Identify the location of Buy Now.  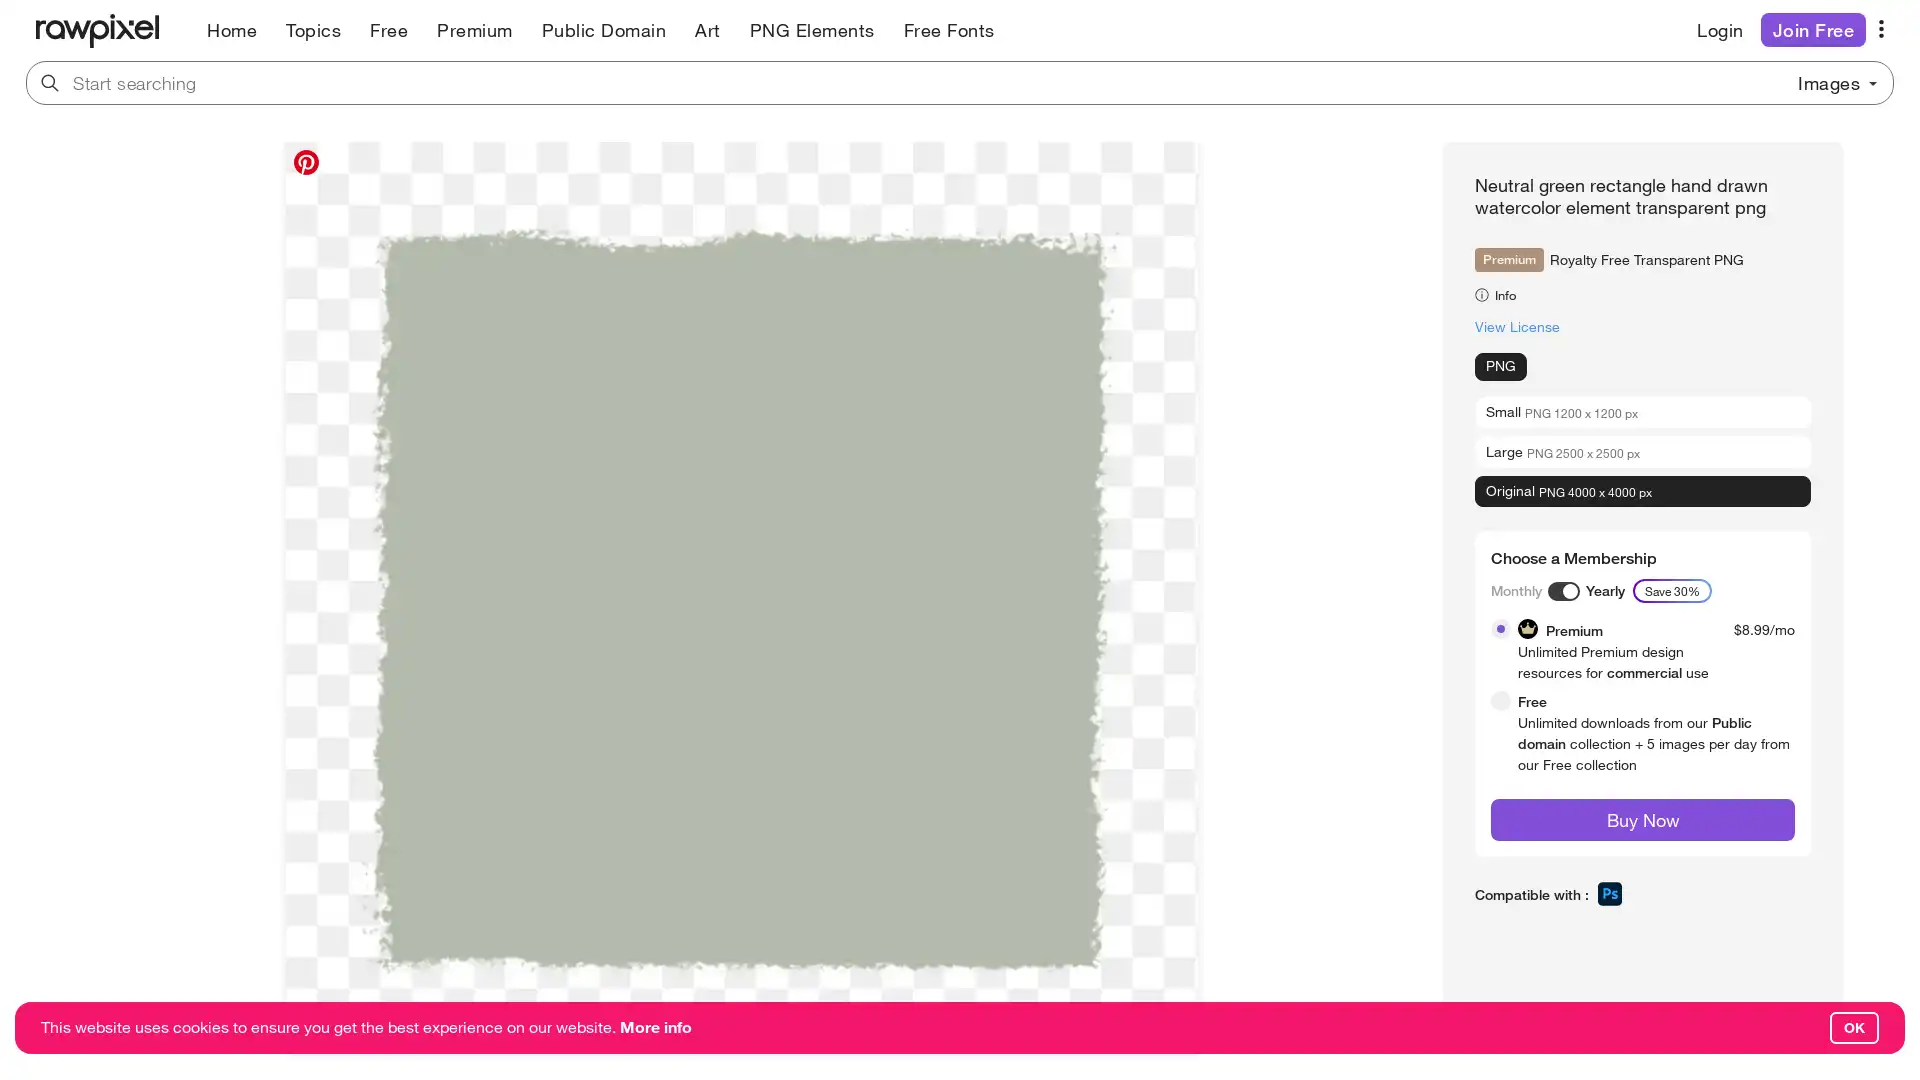
(1642, 820).